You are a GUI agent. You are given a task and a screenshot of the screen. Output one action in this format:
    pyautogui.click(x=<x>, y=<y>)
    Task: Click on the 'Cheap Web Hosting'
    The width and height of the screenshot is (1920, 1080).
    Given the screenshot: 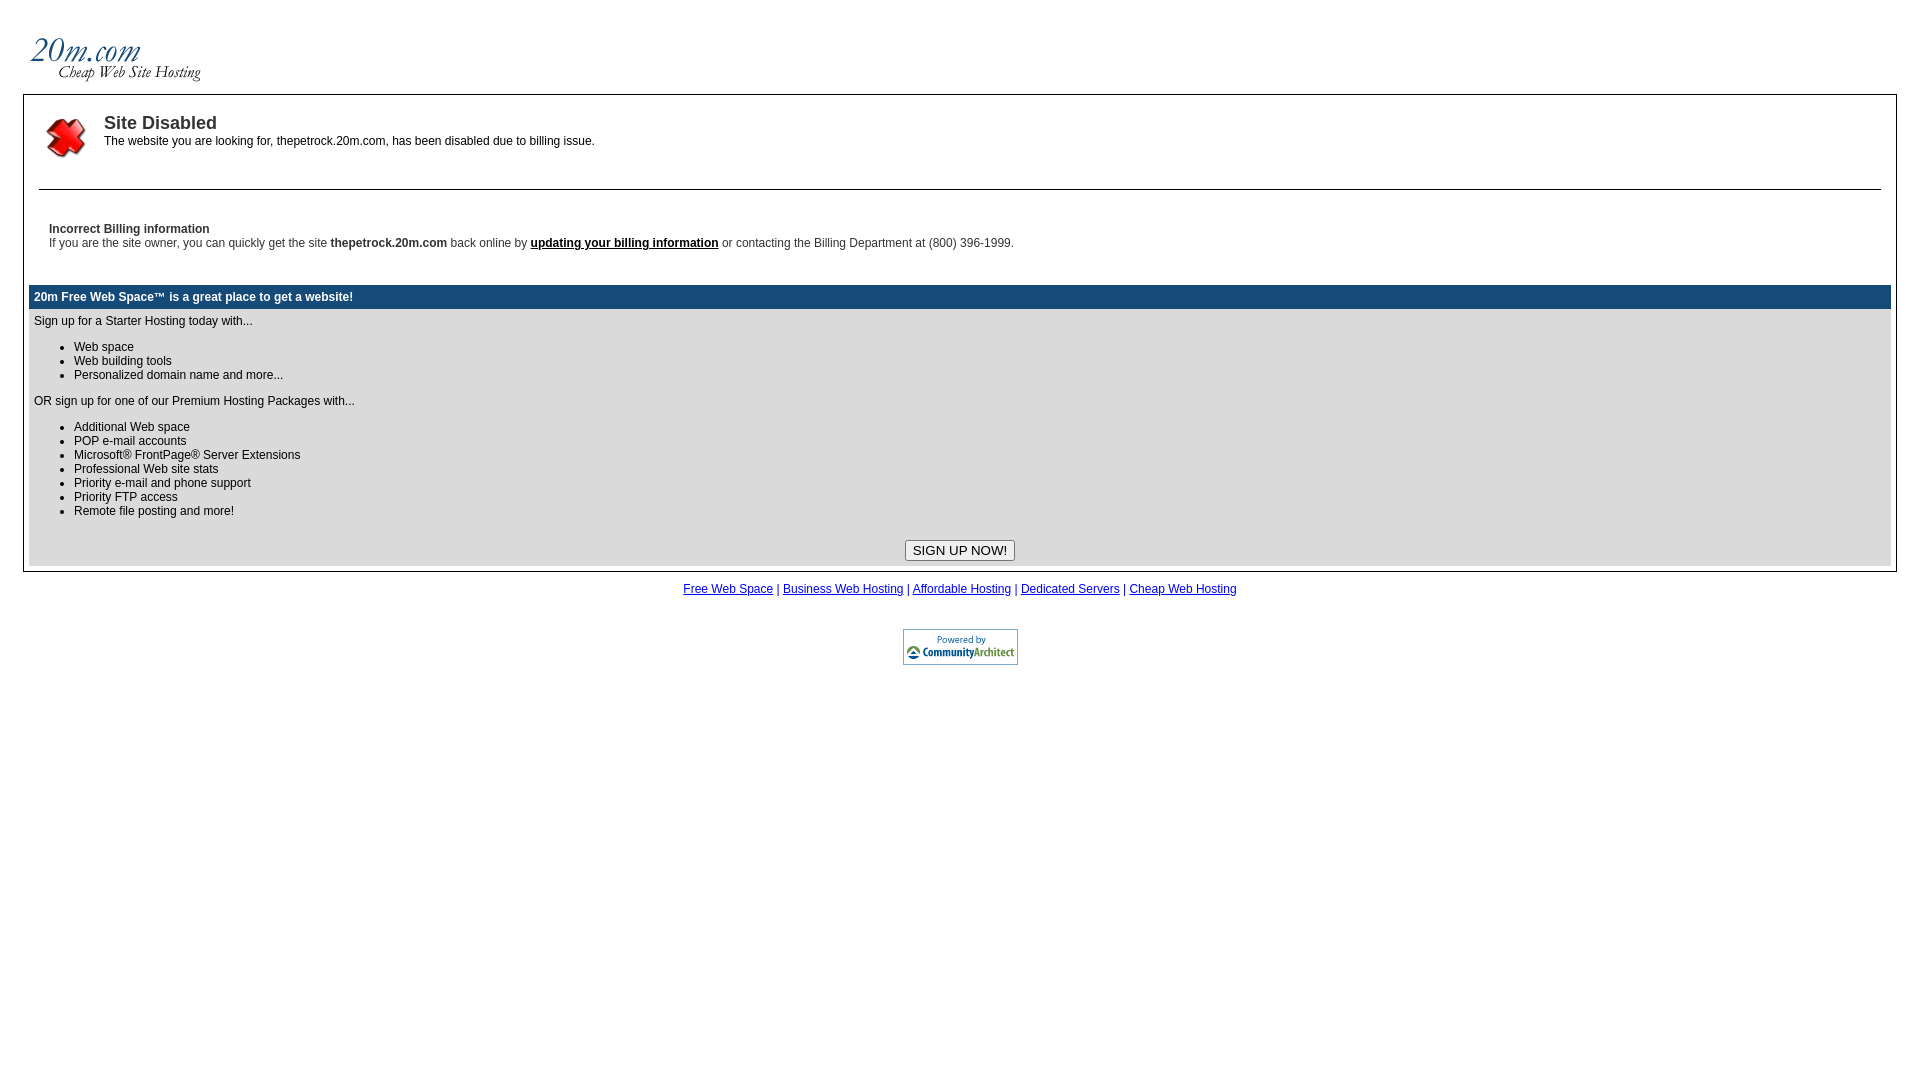 What is the action you would take?
    pyautogui.click(x=1182, y=588)
    